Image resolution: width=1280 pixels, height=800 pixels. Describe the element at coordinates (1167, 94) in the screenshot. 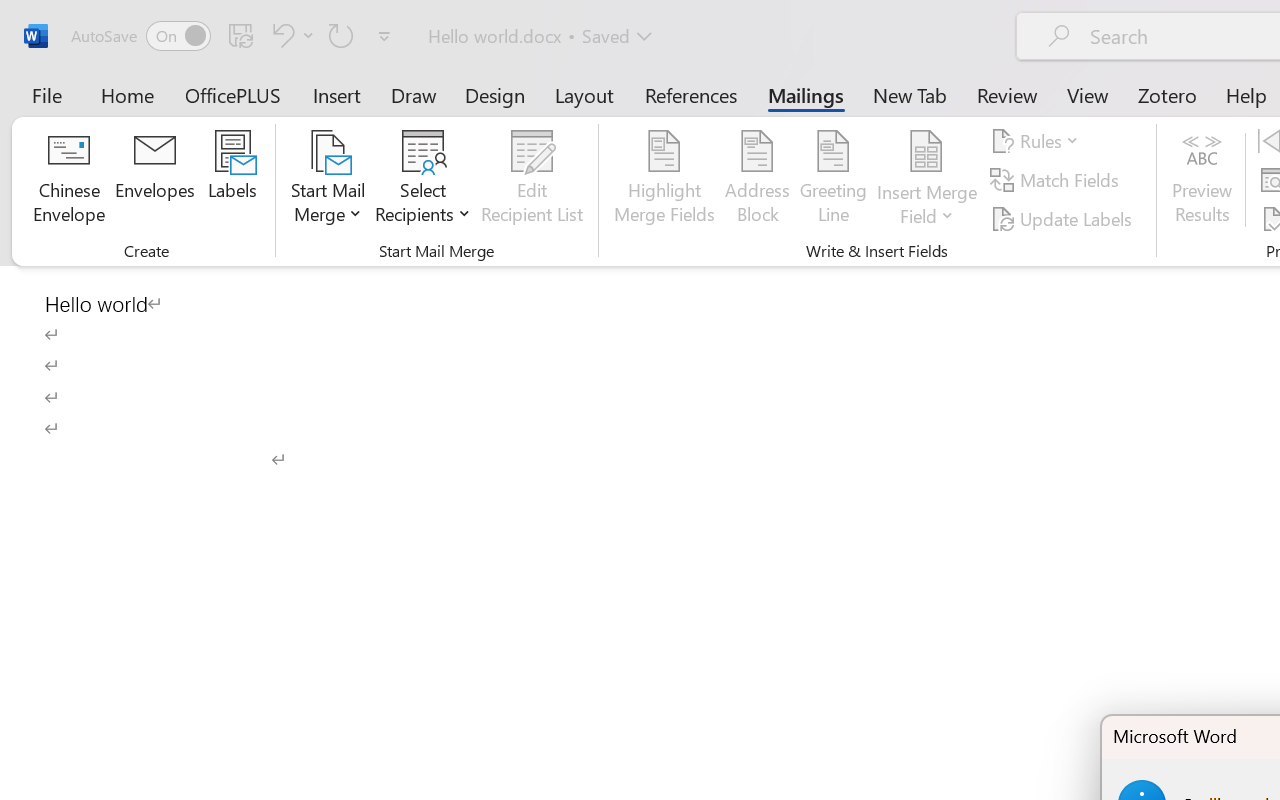

I see `'Zotero'` at that location.